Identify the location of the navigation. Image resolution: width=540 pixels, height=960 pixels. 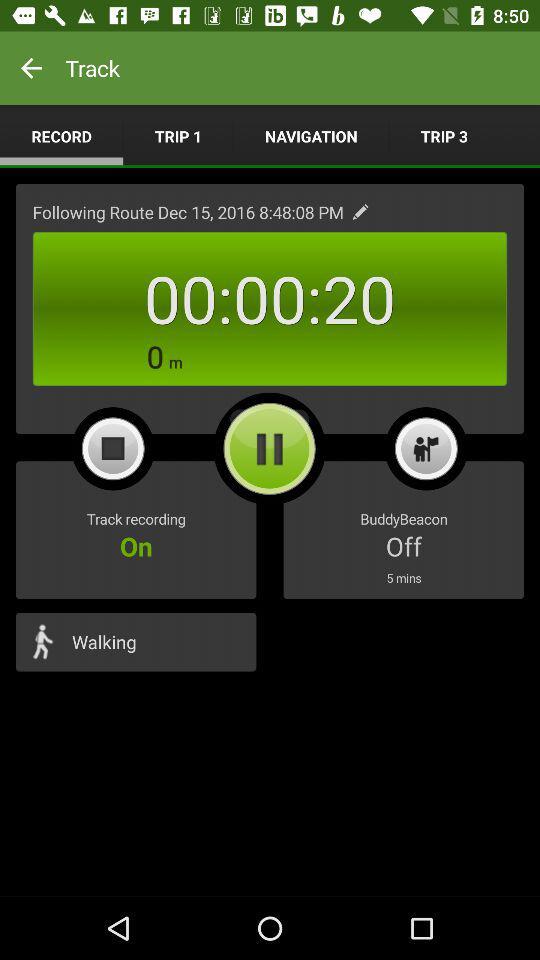
(311, 135).